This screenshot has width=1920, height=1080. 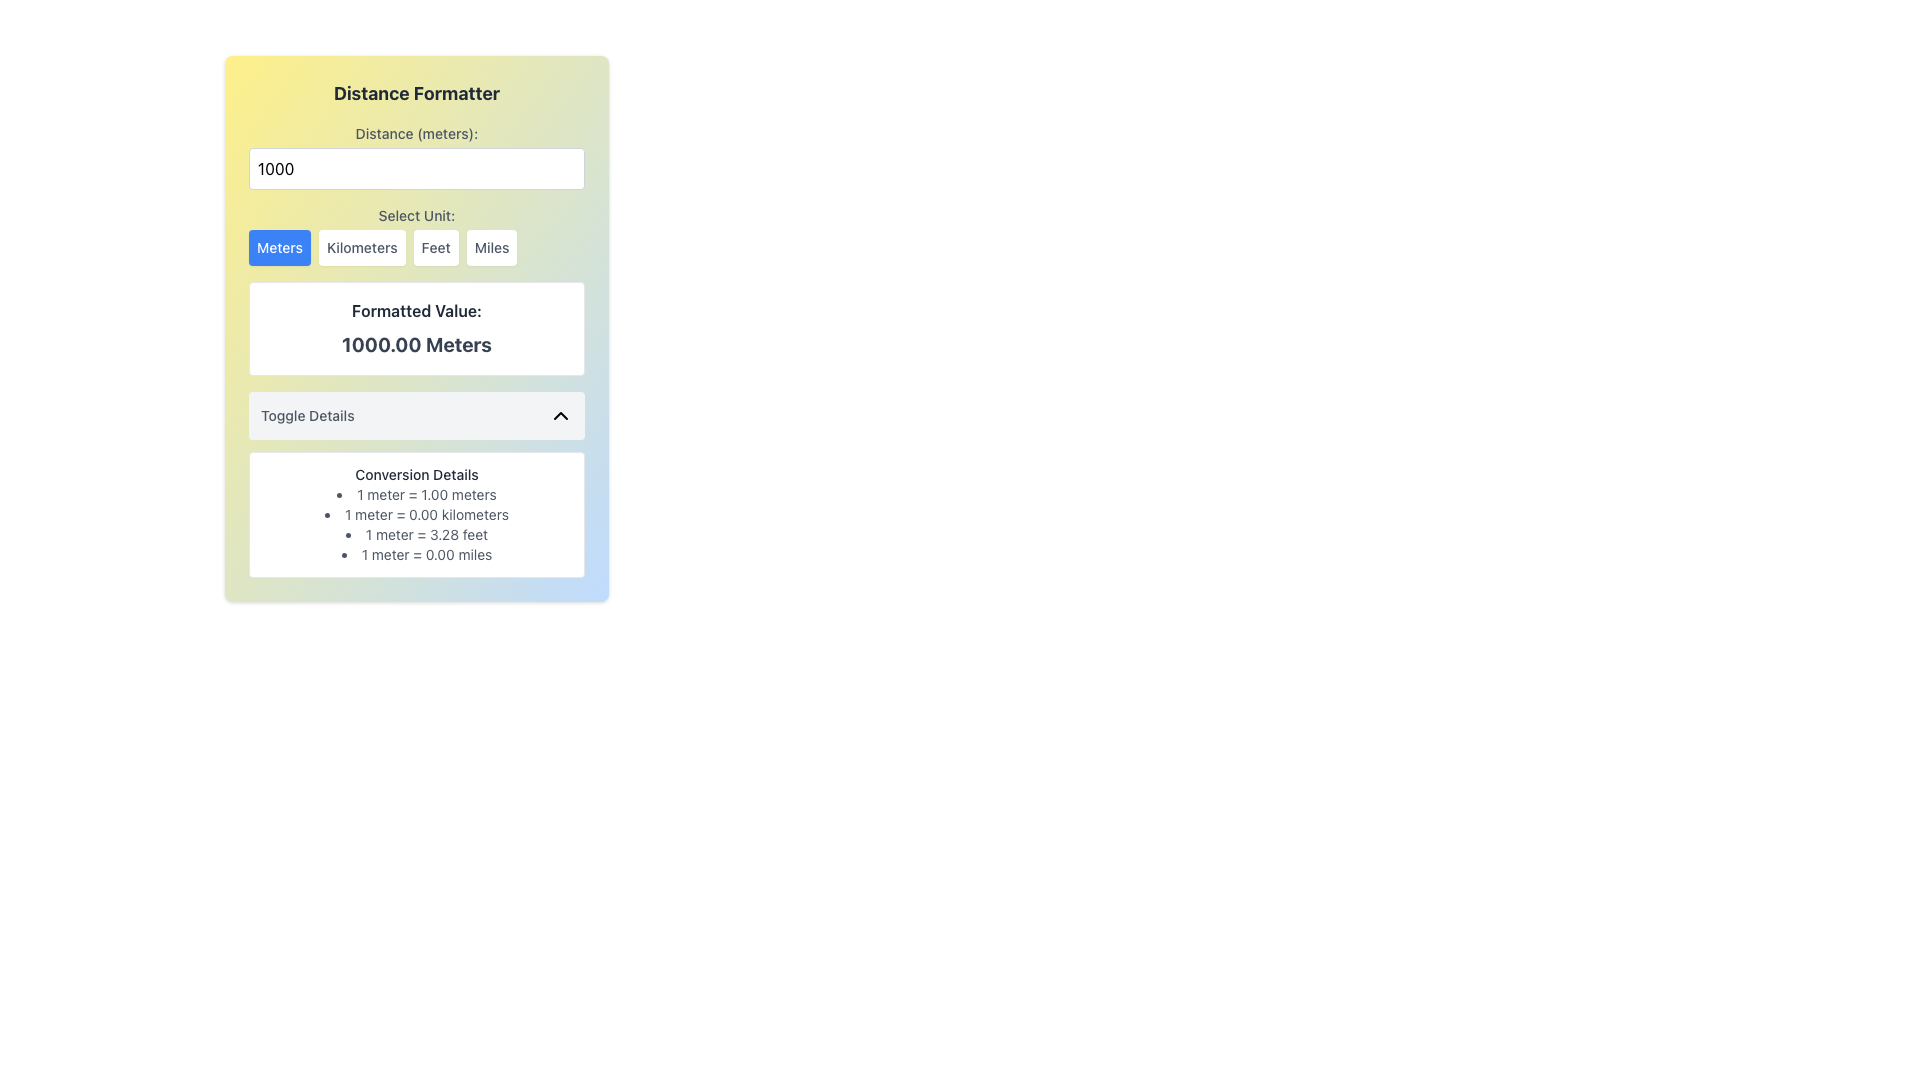 What do you see at coordinates (278, 246) in the screenshot?
I see `the blue button labeled 'Meters' with white bold text` at bounding box center [278, 246].